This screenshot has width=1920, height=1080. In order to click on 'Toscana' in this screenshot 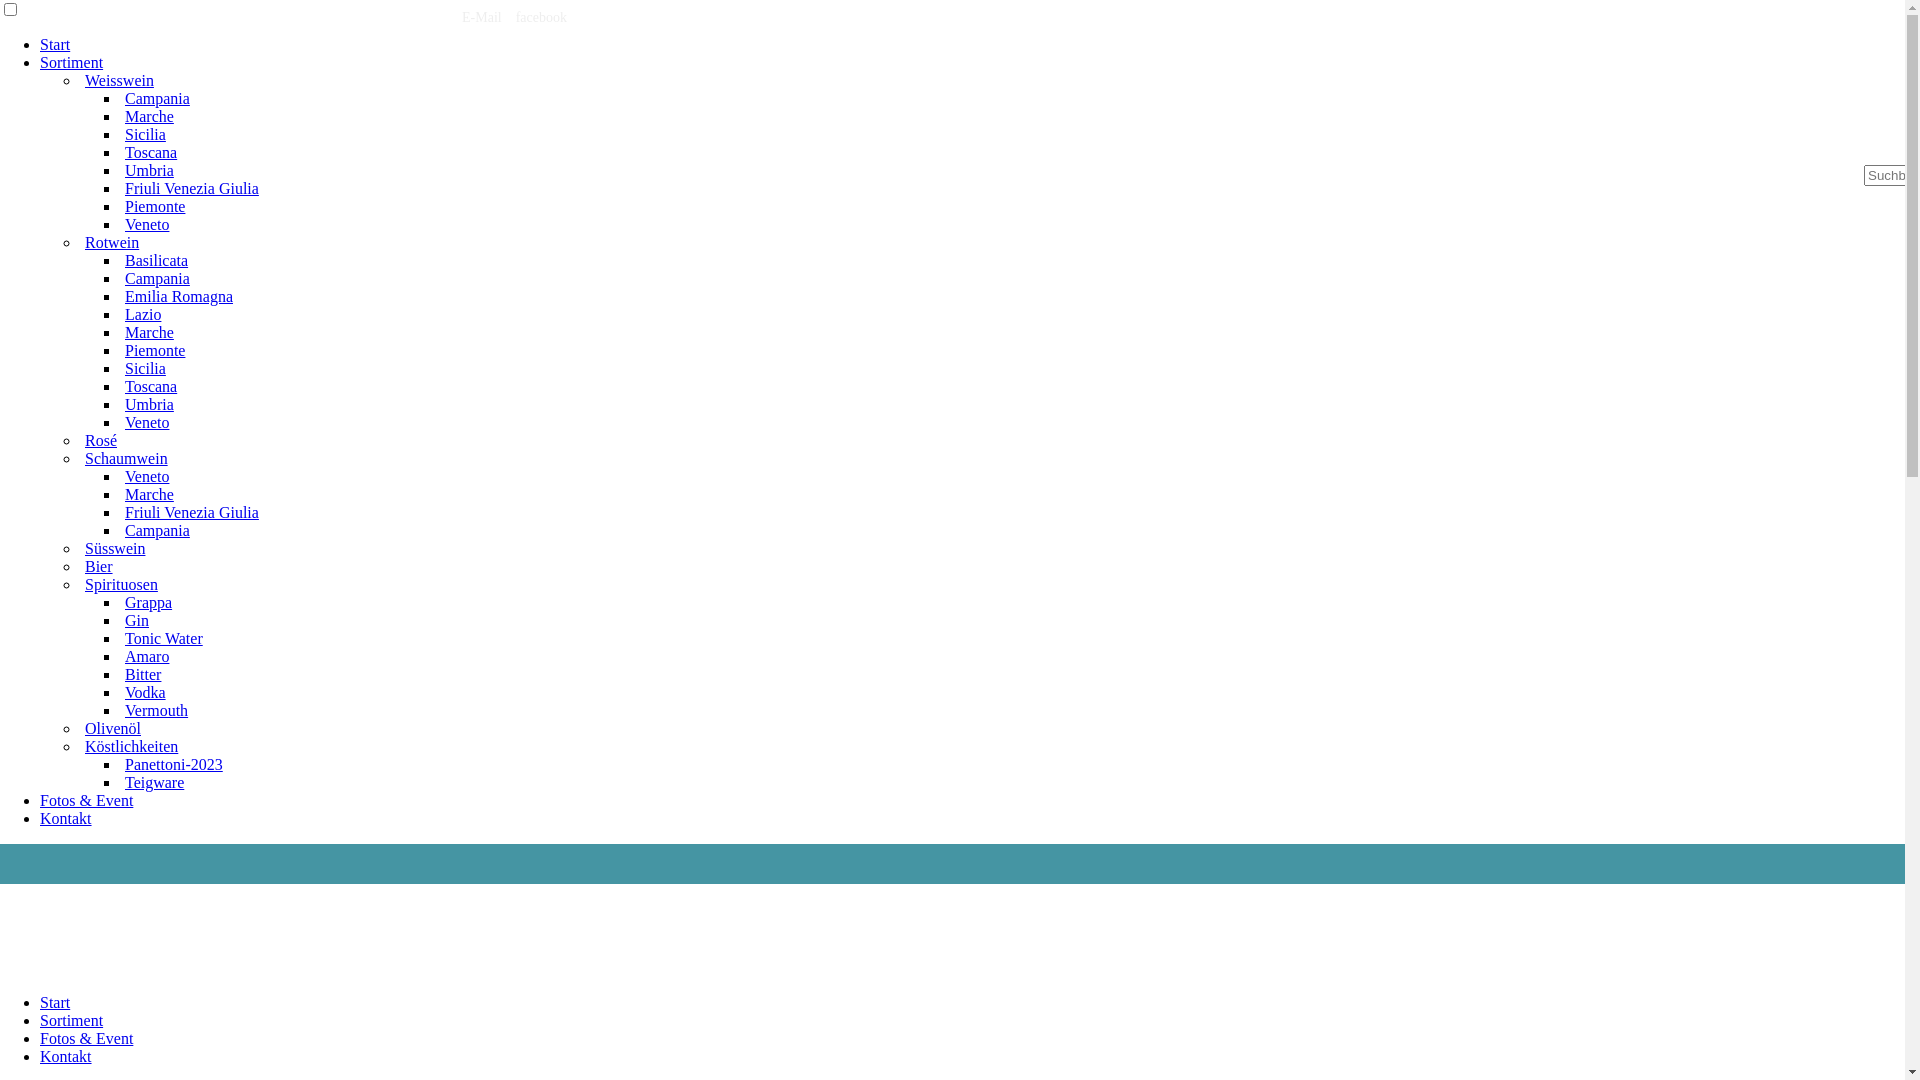, I will do `click(149, 151)`.